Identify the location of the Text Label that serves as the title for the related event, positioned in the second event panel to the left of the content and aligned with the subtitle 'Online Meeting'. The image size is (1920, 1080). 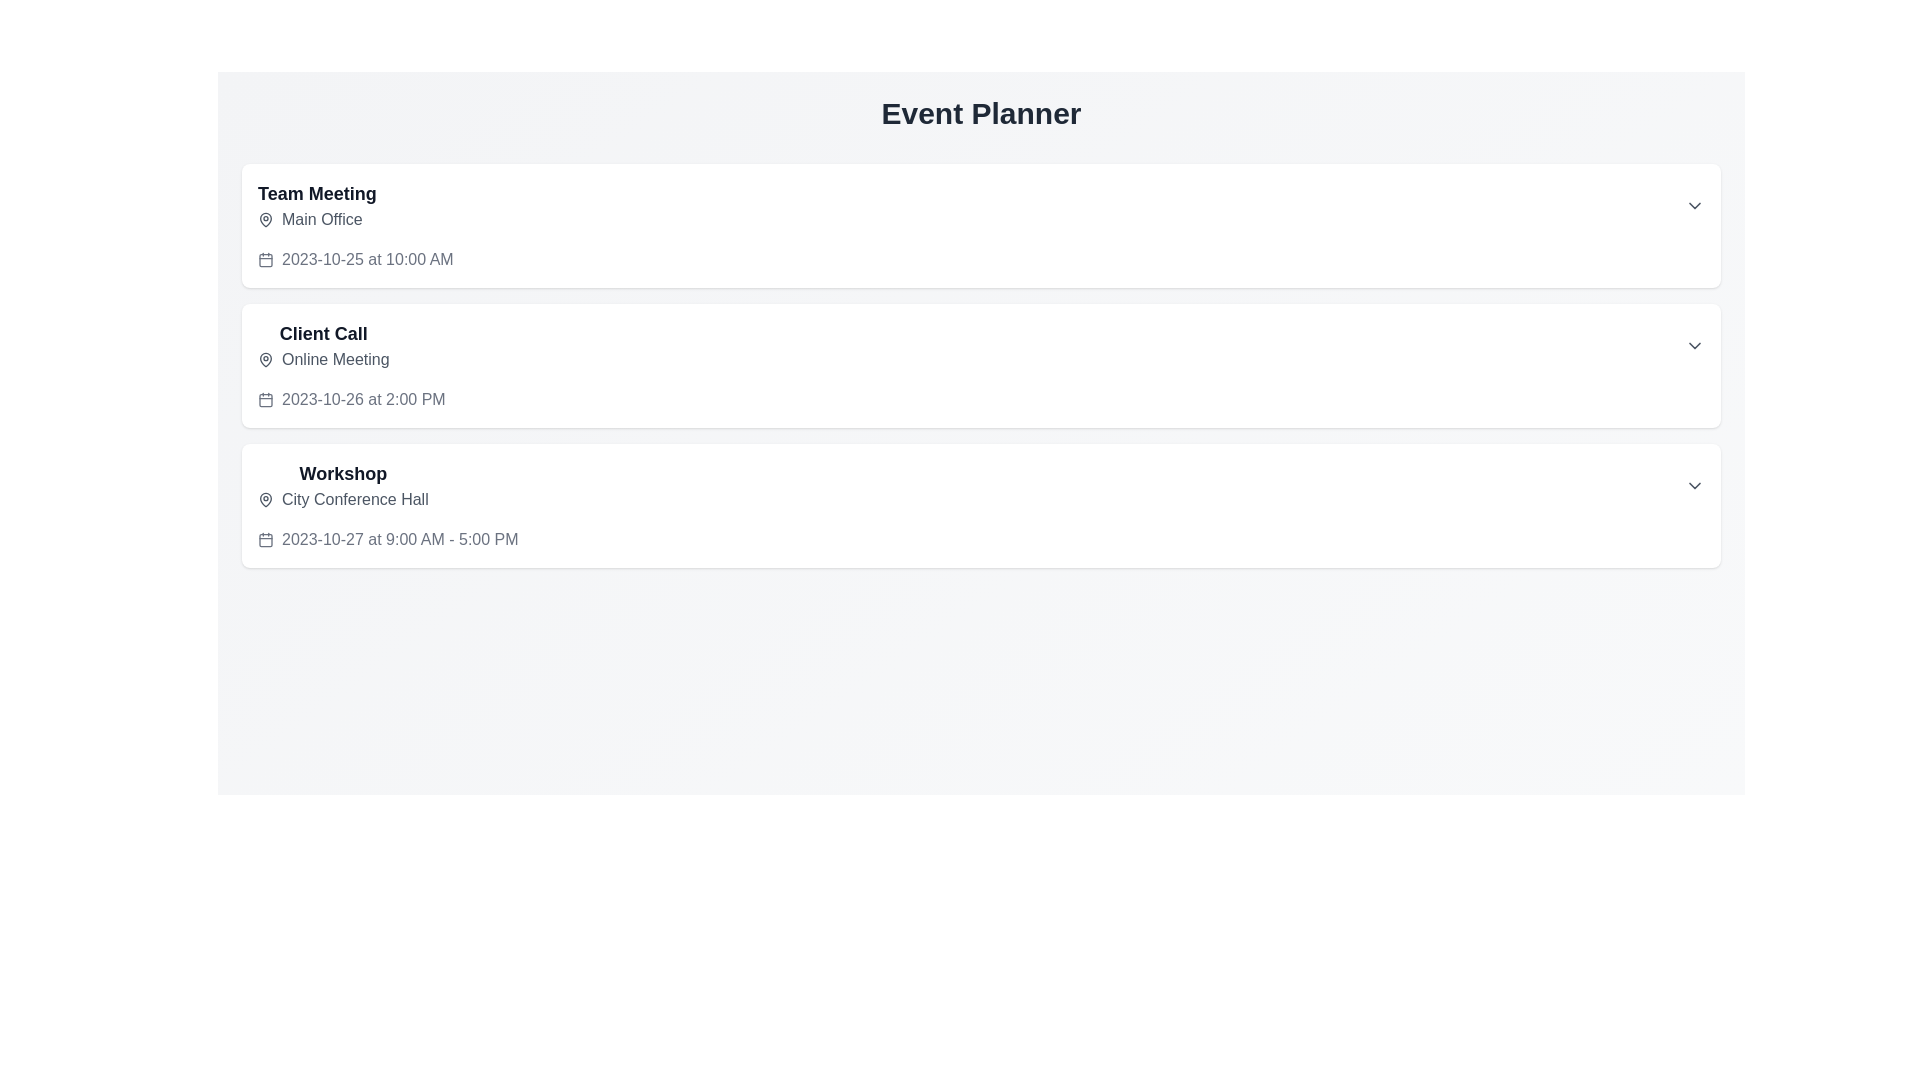
(323, 333).